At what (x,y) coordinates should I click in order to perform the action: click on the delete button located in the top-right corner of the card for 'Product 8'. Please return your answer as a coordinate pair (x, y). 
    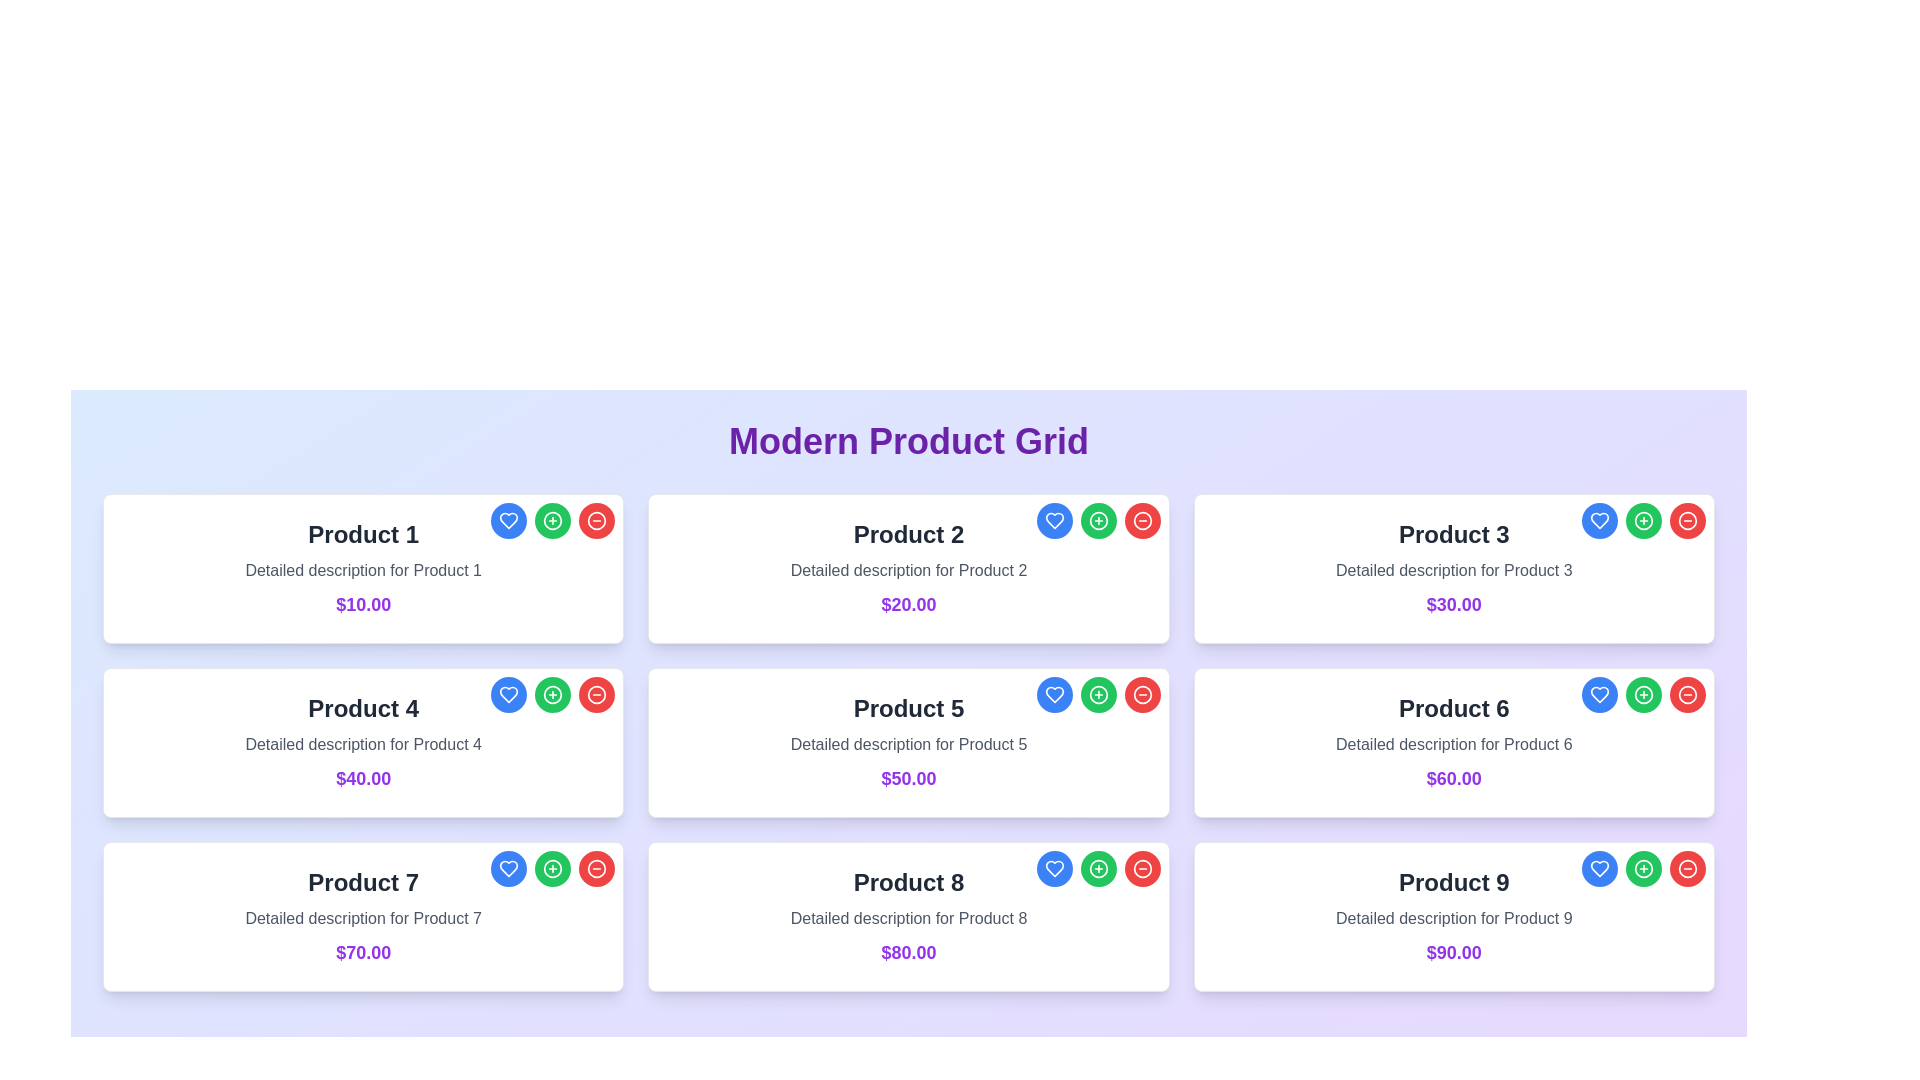
    Looking at the image, I should click on (1142, 867).